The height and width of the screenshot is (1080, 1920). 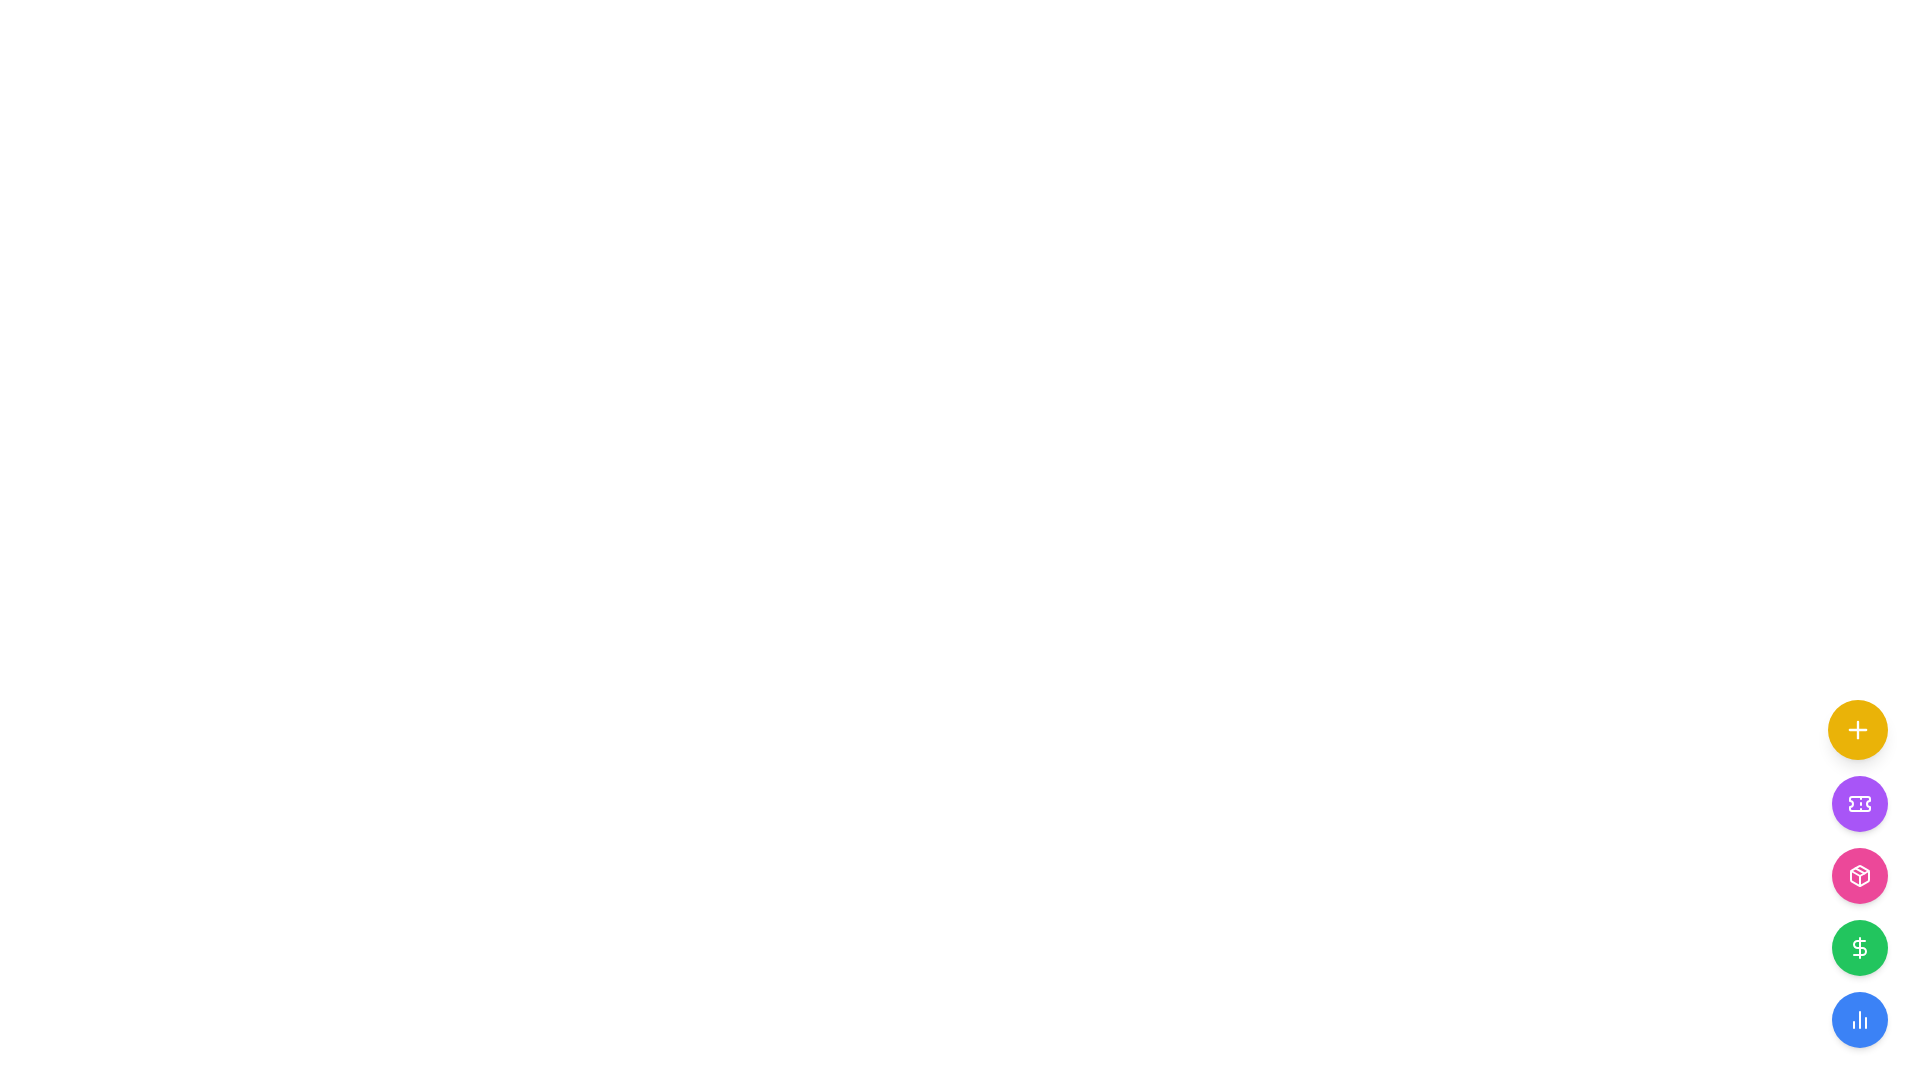 I want to click on the fifth button at the bottom of a vertically aligned set of buttons, so click(x=1859, y=1019).